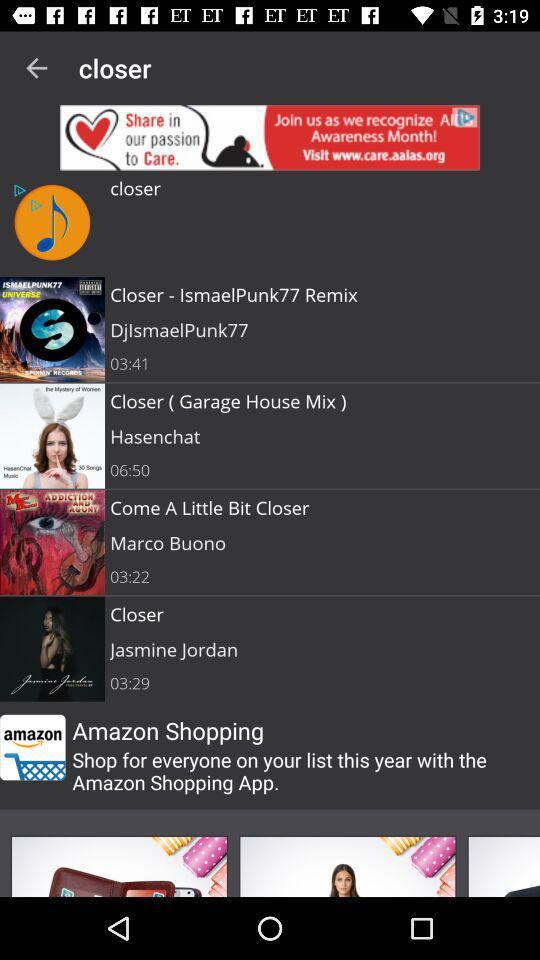 This screenshot has height=960, width=540. Describe the element at coordinates (270, 136) in the screenshot. I see `advert banner` at that location.